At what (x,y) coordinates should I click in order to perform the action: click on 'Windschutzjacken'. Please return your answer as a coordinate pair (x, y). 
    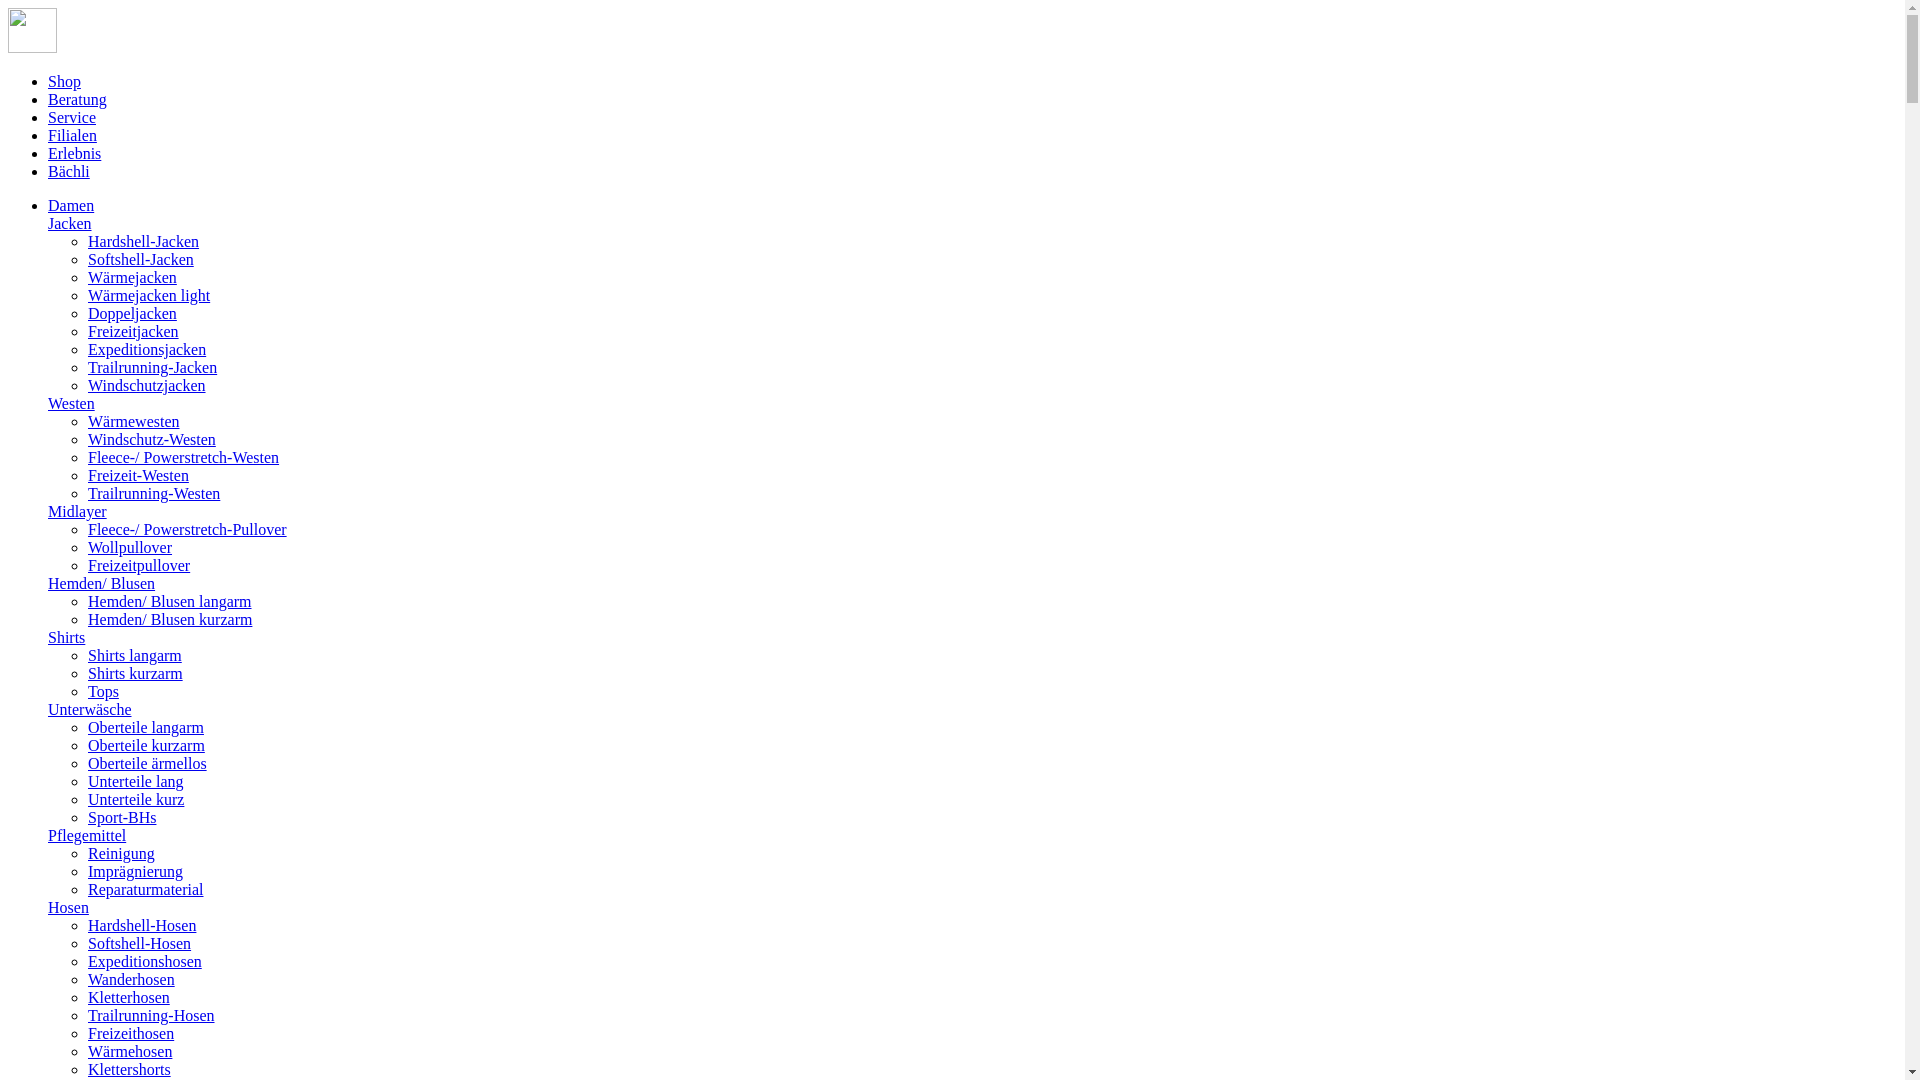
    Looking at the image, I should click on (146, 385).